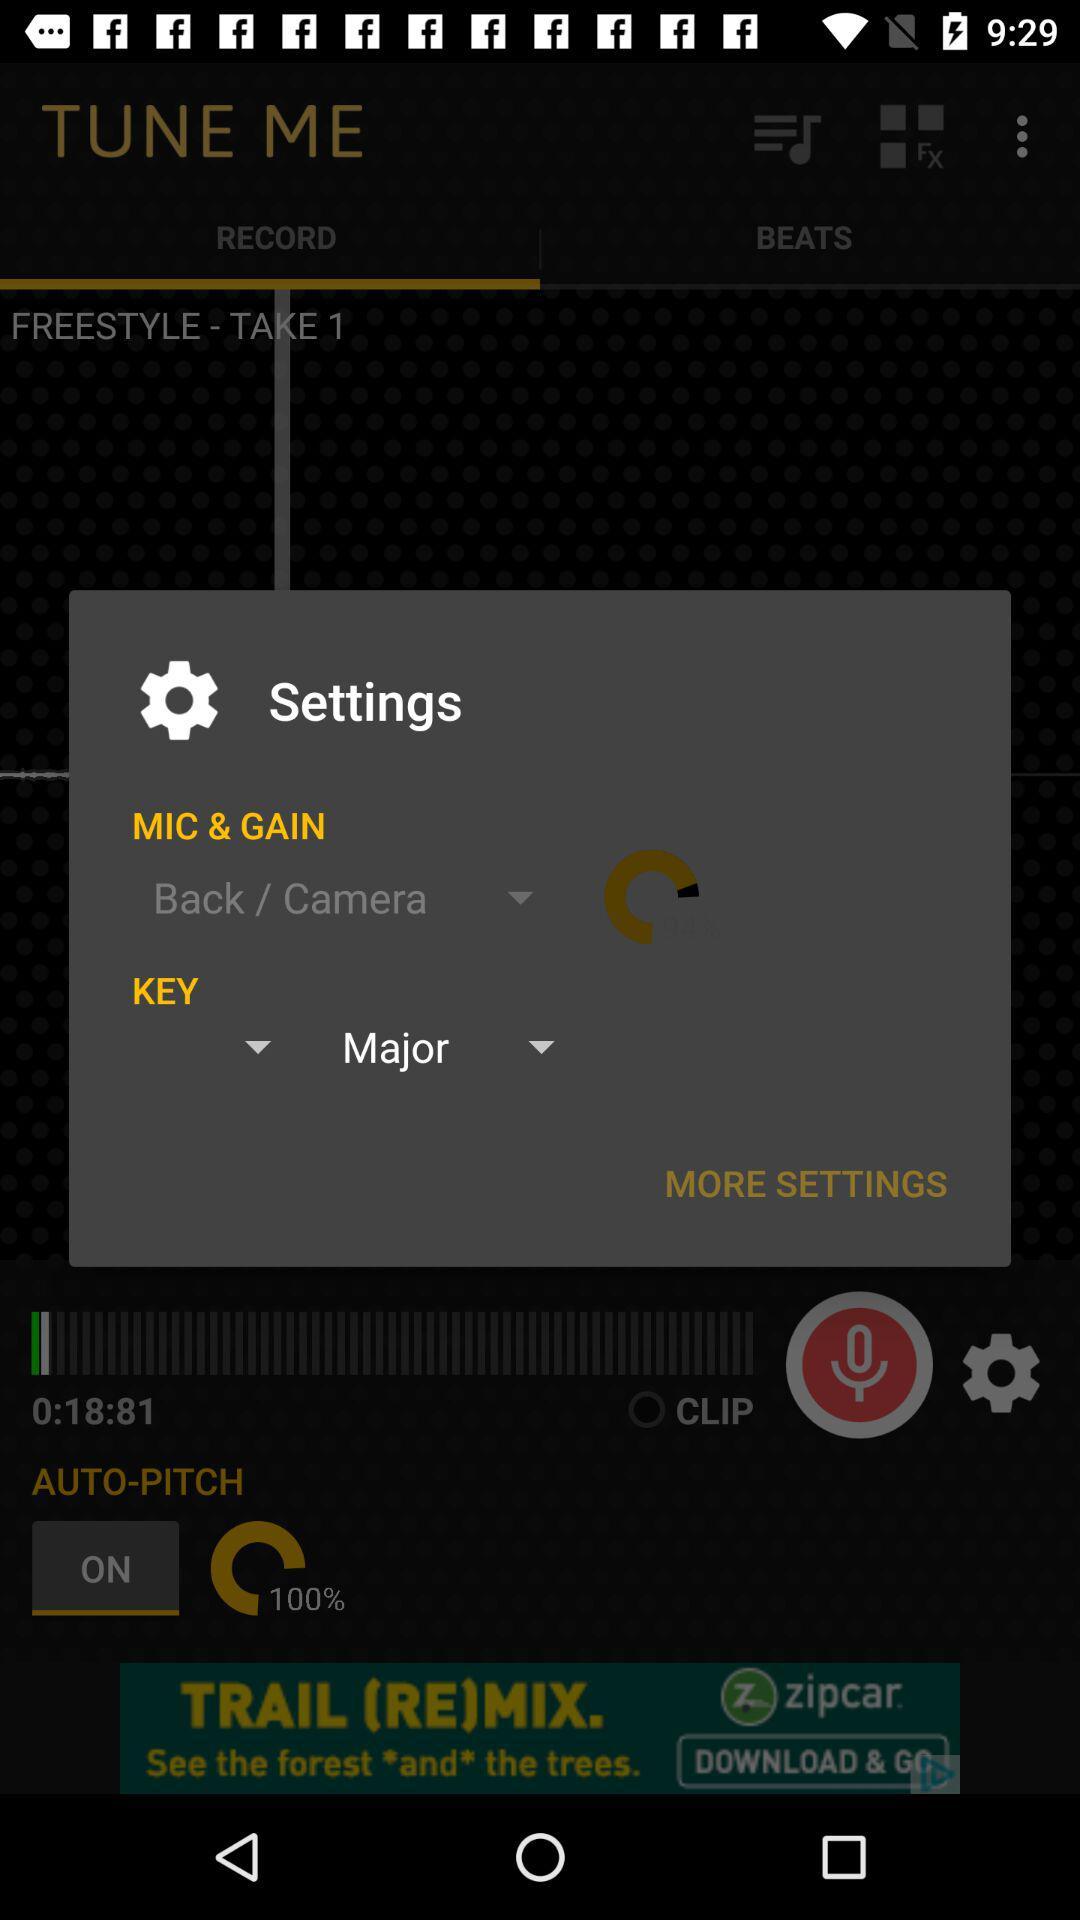 The image size is (1080, 1920). I want to click on the app above beats app, so click(1027, 135).